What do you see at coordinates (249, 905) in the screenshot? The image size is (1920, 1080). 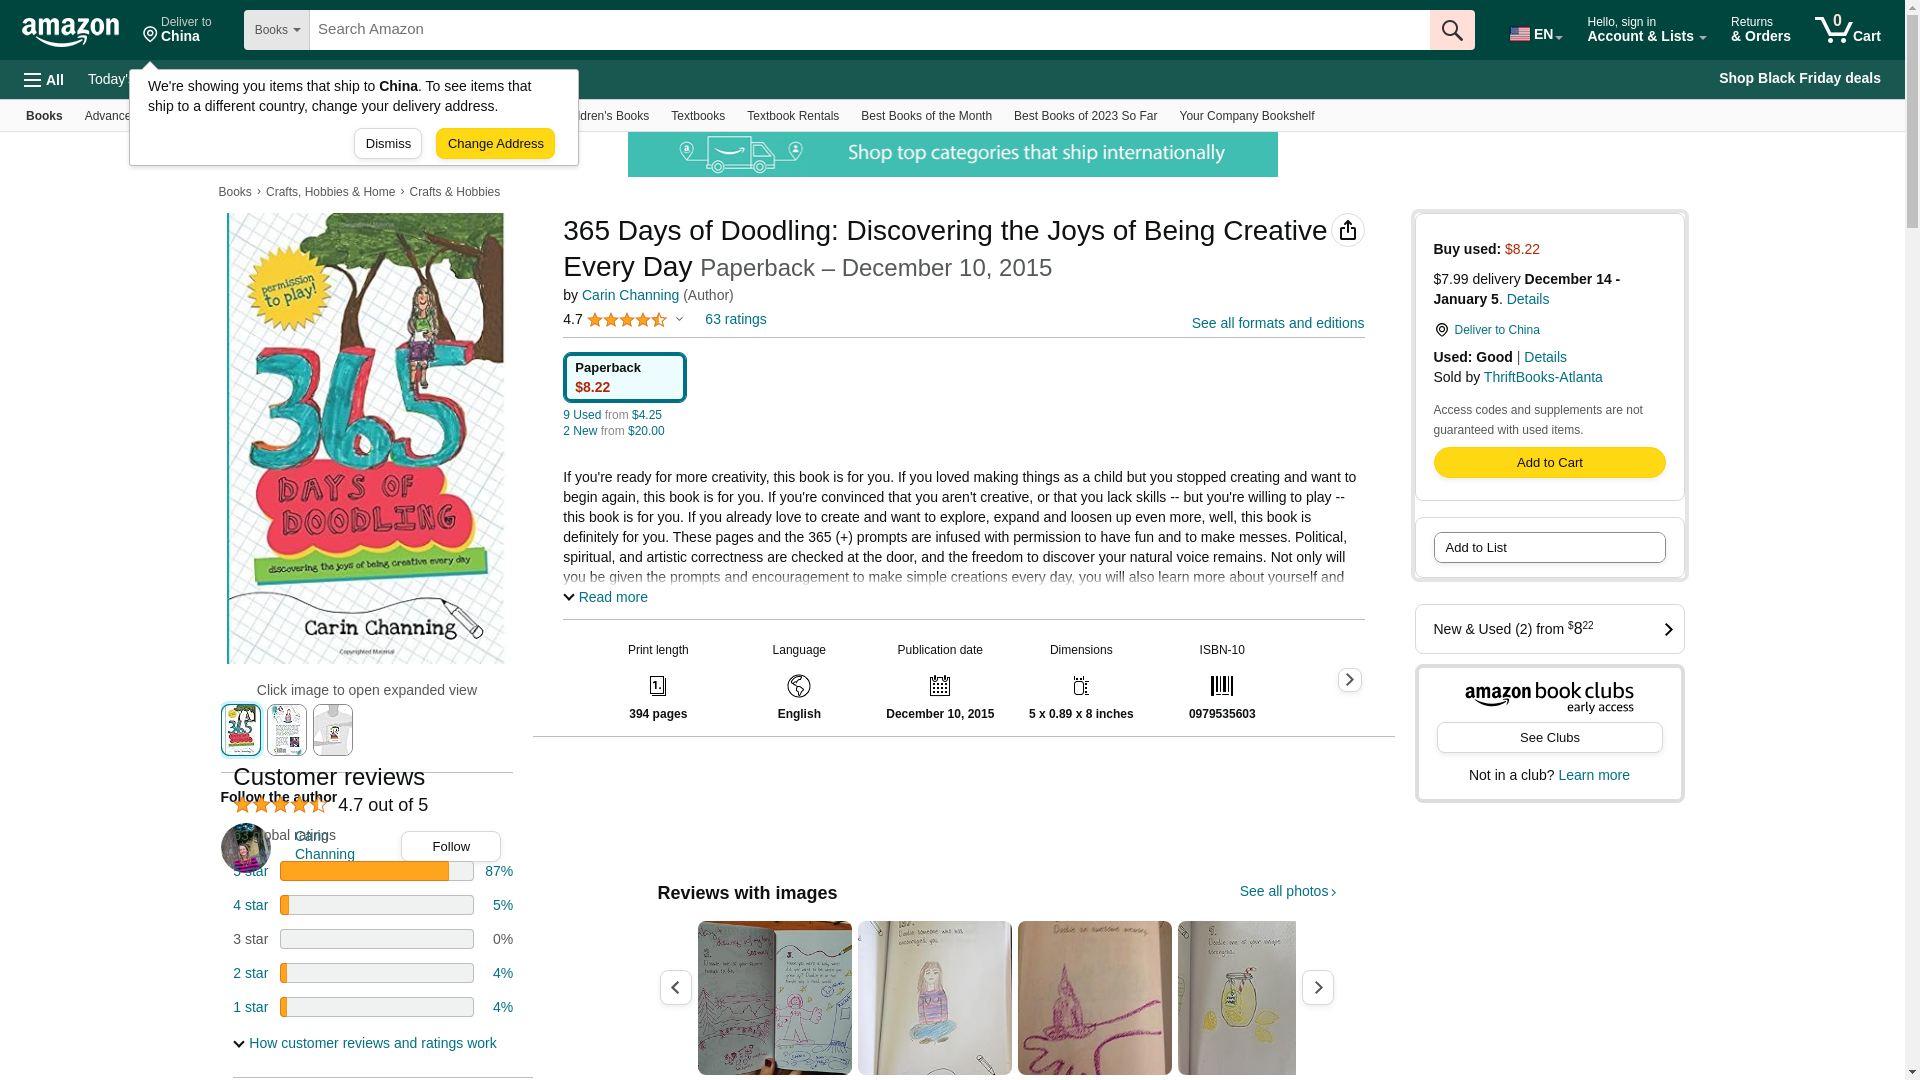 I see `'4 star'` at bounding box center [249, 905].